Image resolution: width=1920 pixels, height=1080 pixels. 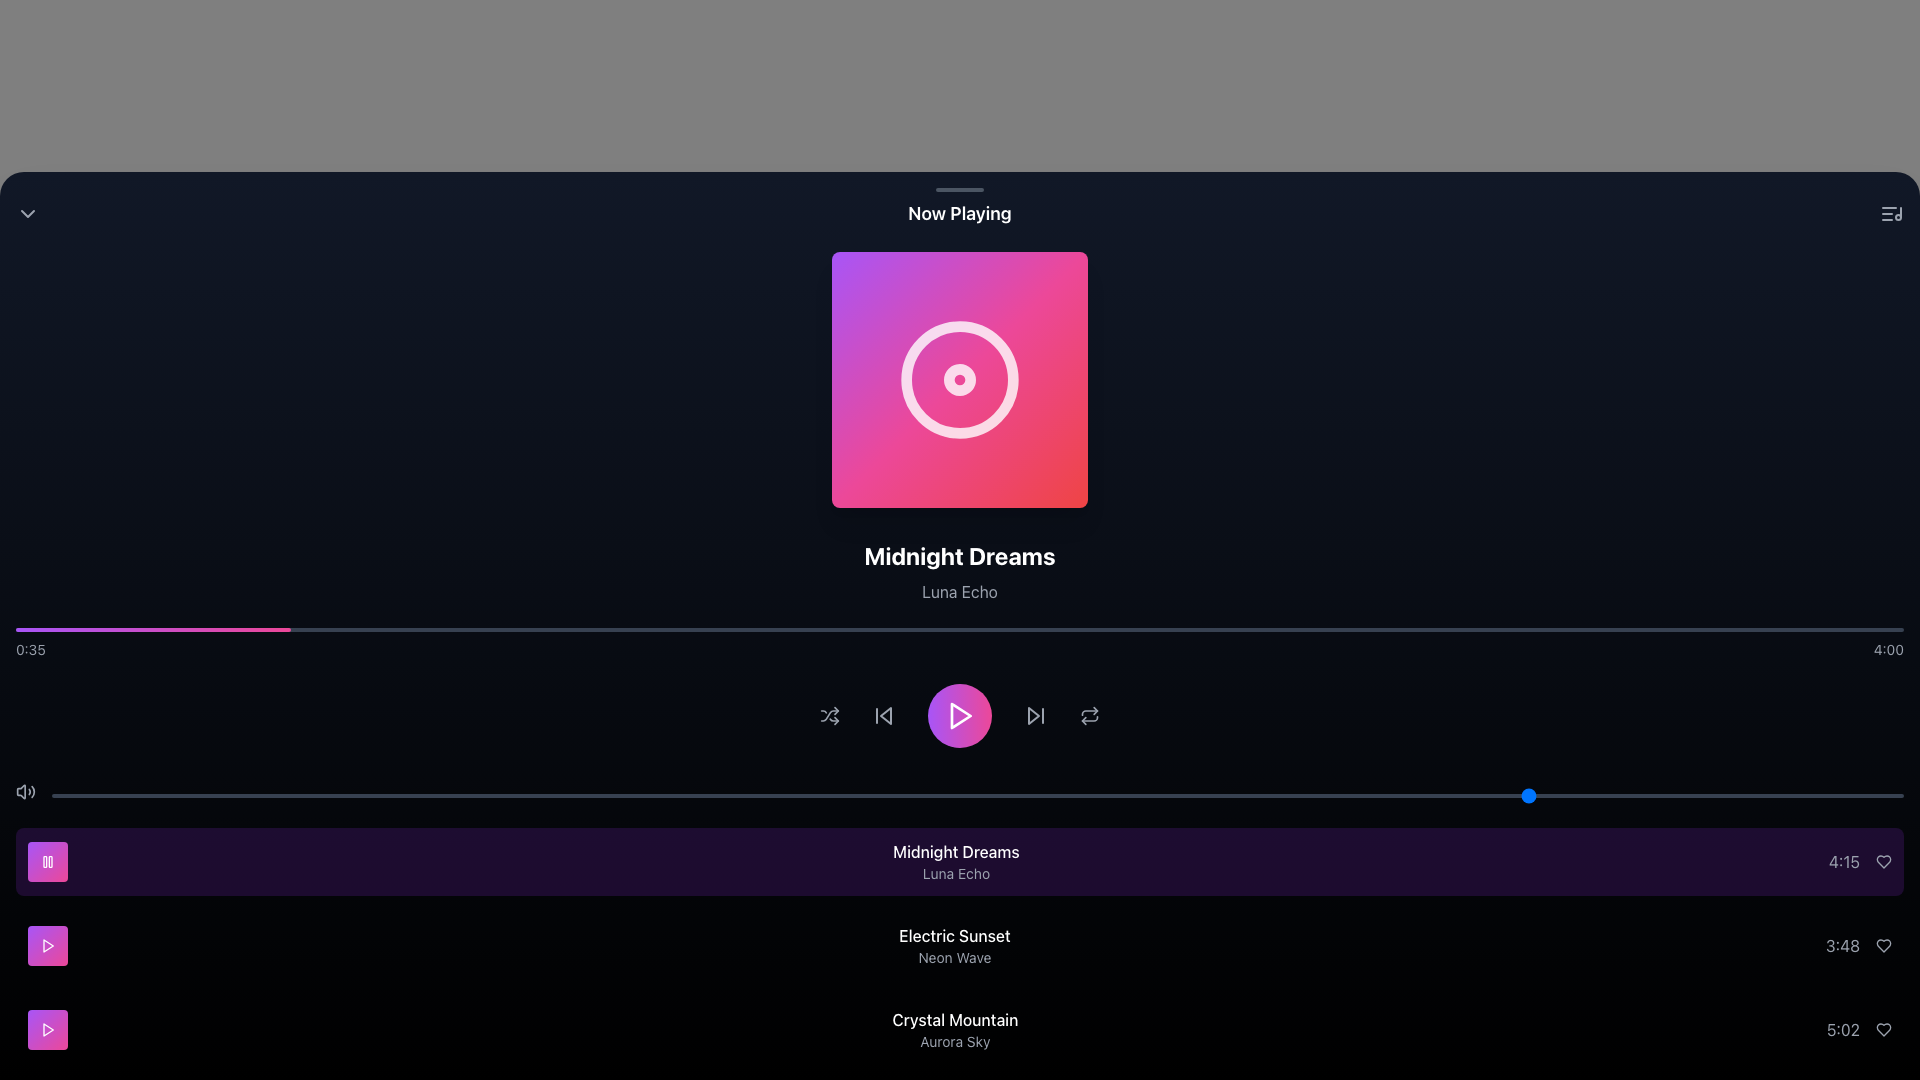 What do you see at coordinates (1882, 860) in the screenshot?
I see `the heart icon that serves as a favorite or like button for the associated song, located on the right side of the interface near the duration indicator of a song` at bounding box center [1882, 860].